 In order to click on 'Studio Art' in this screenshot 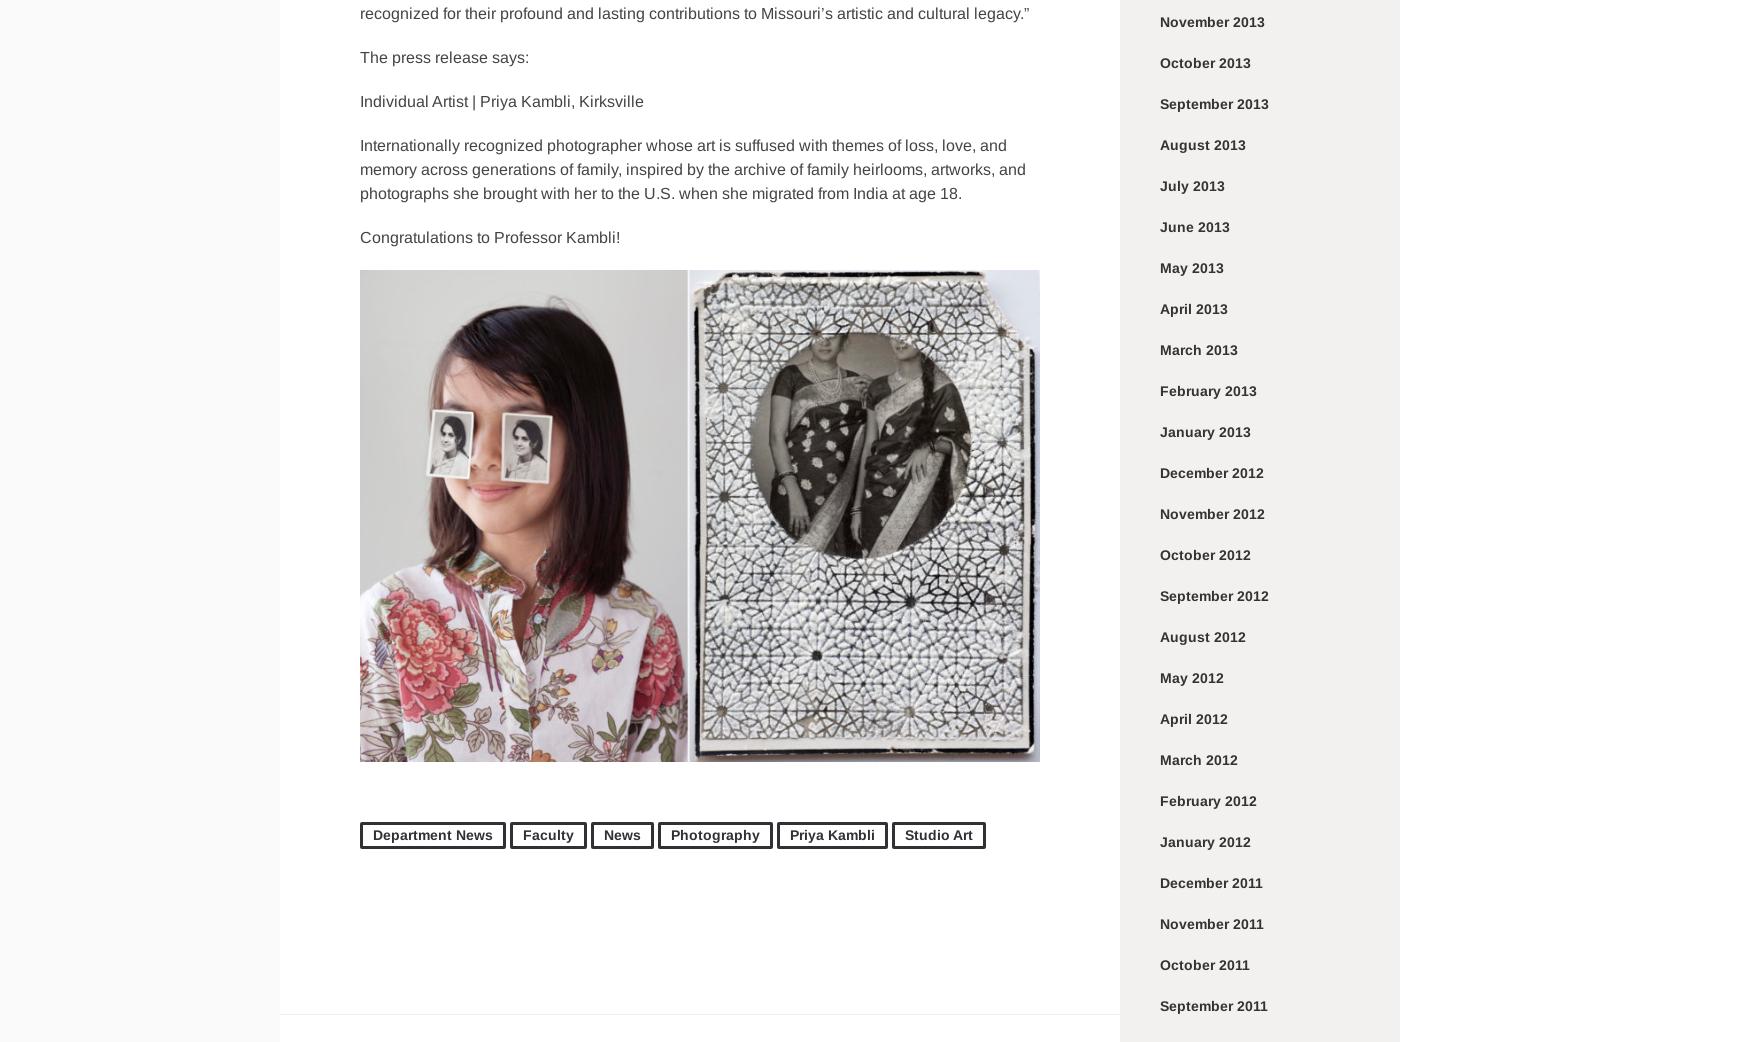, I will do `click(939, 834)`.